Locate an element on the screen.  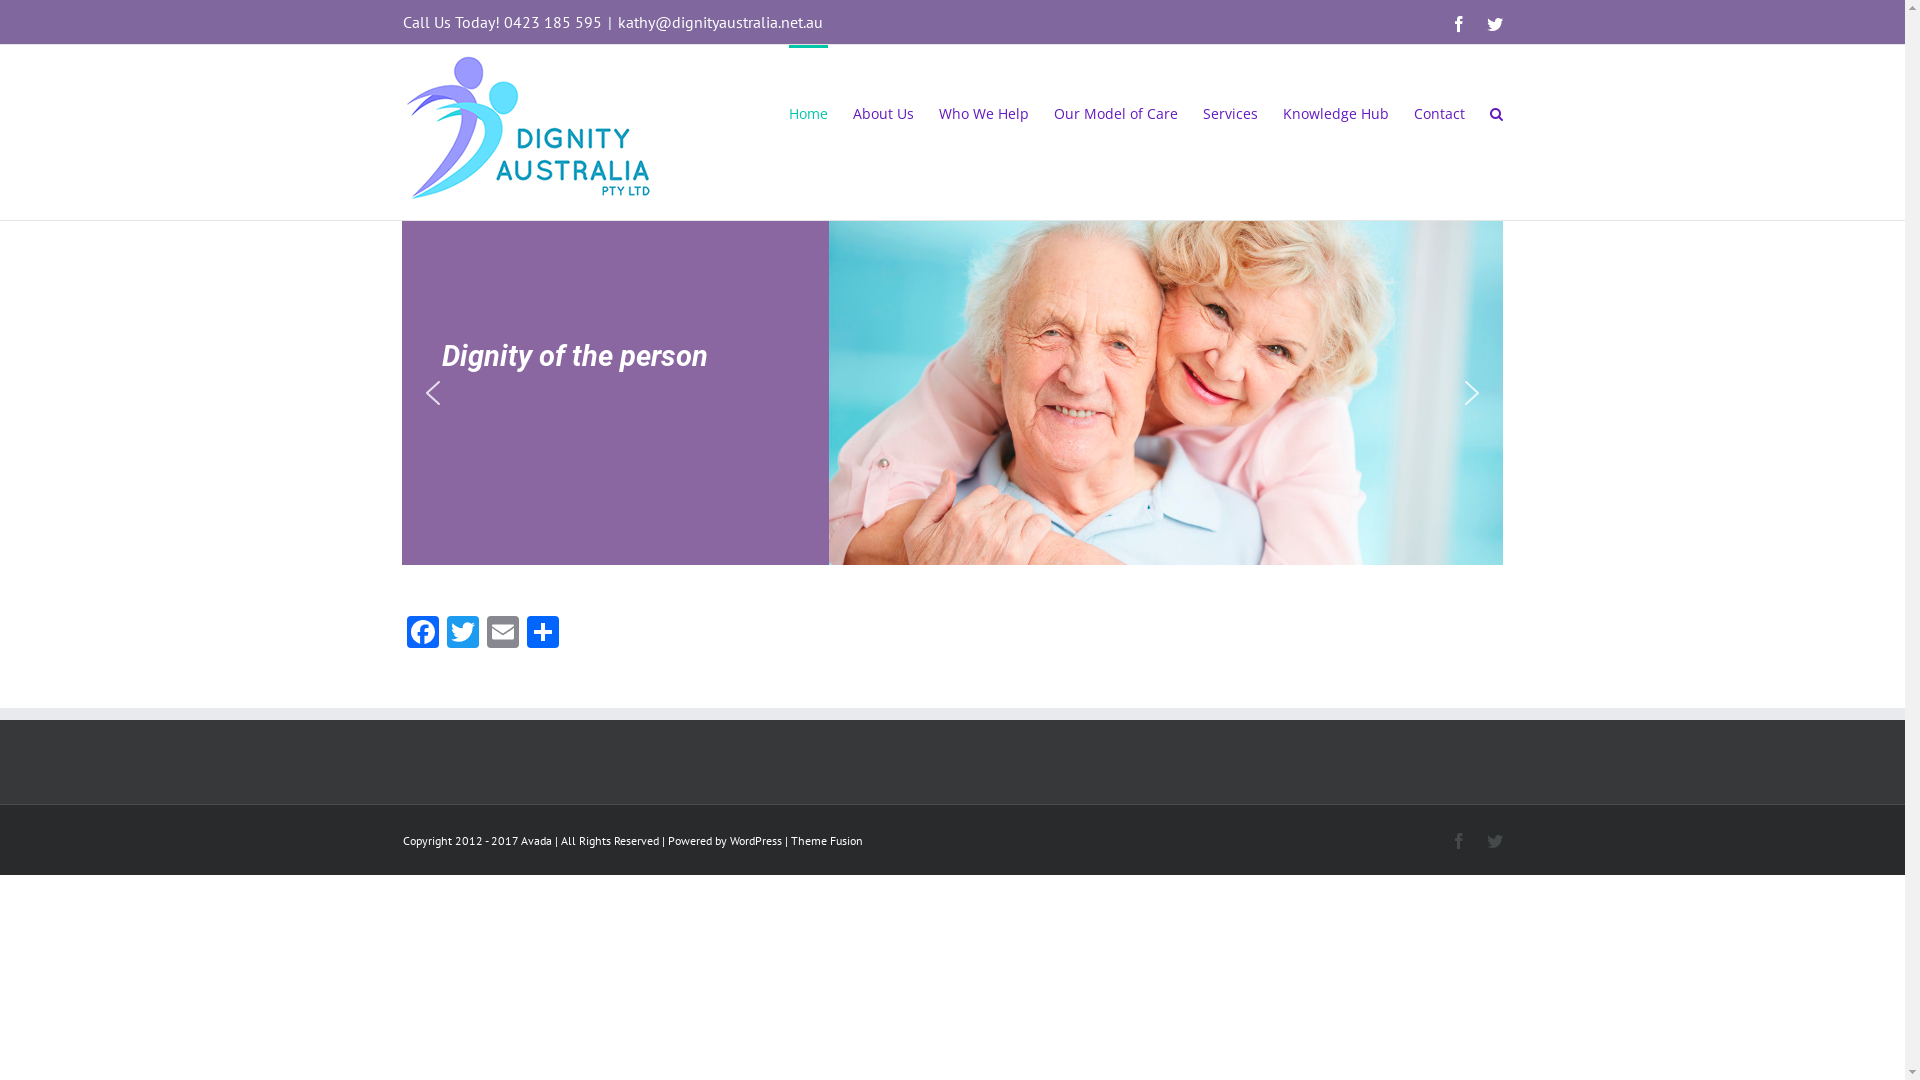
'Share' is located at coordinates (542, 633).